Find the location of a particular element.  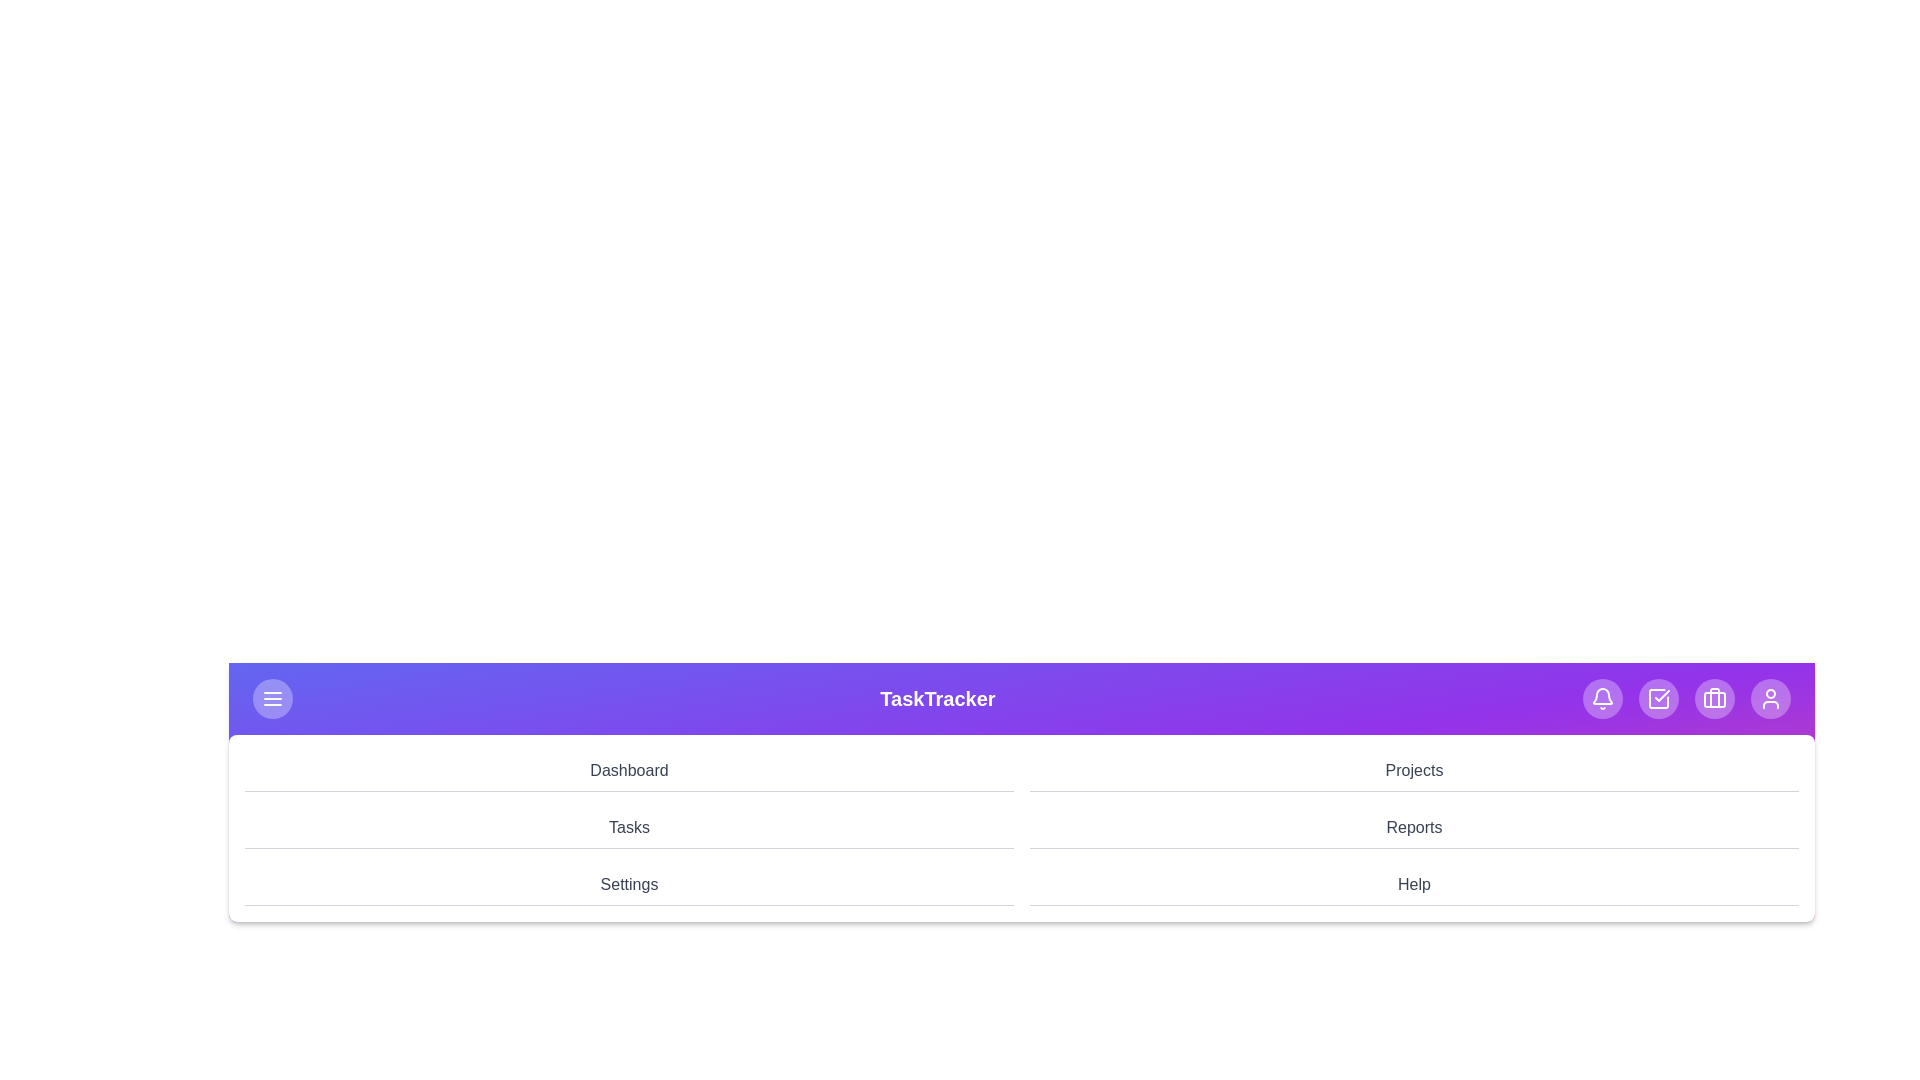

the briefcase icon in the app bar is located at coordinates (1713, 697).